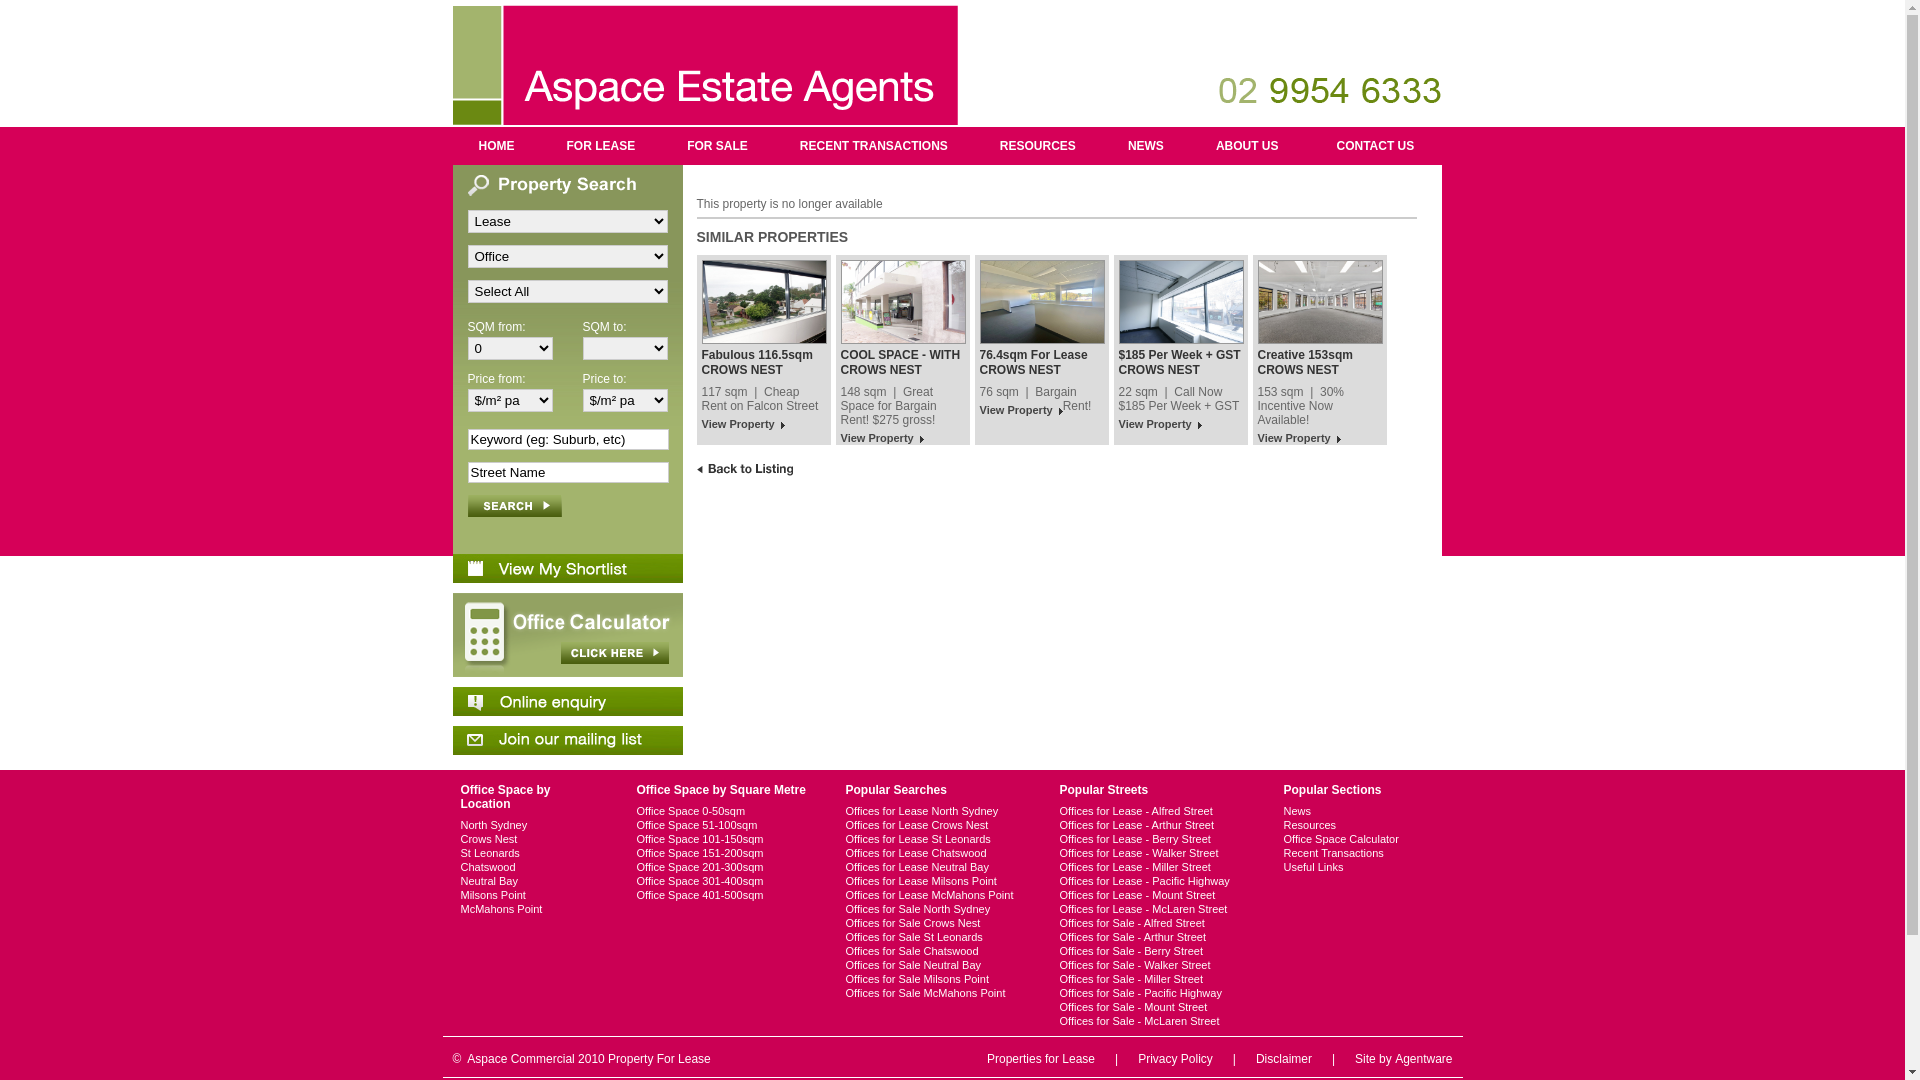 The image size is (1920, 1080). What do you see at coordinates (722, 893) in the screenshot?
I see `'Office Space 401-500sqm'` at bounding box center [722, 893].